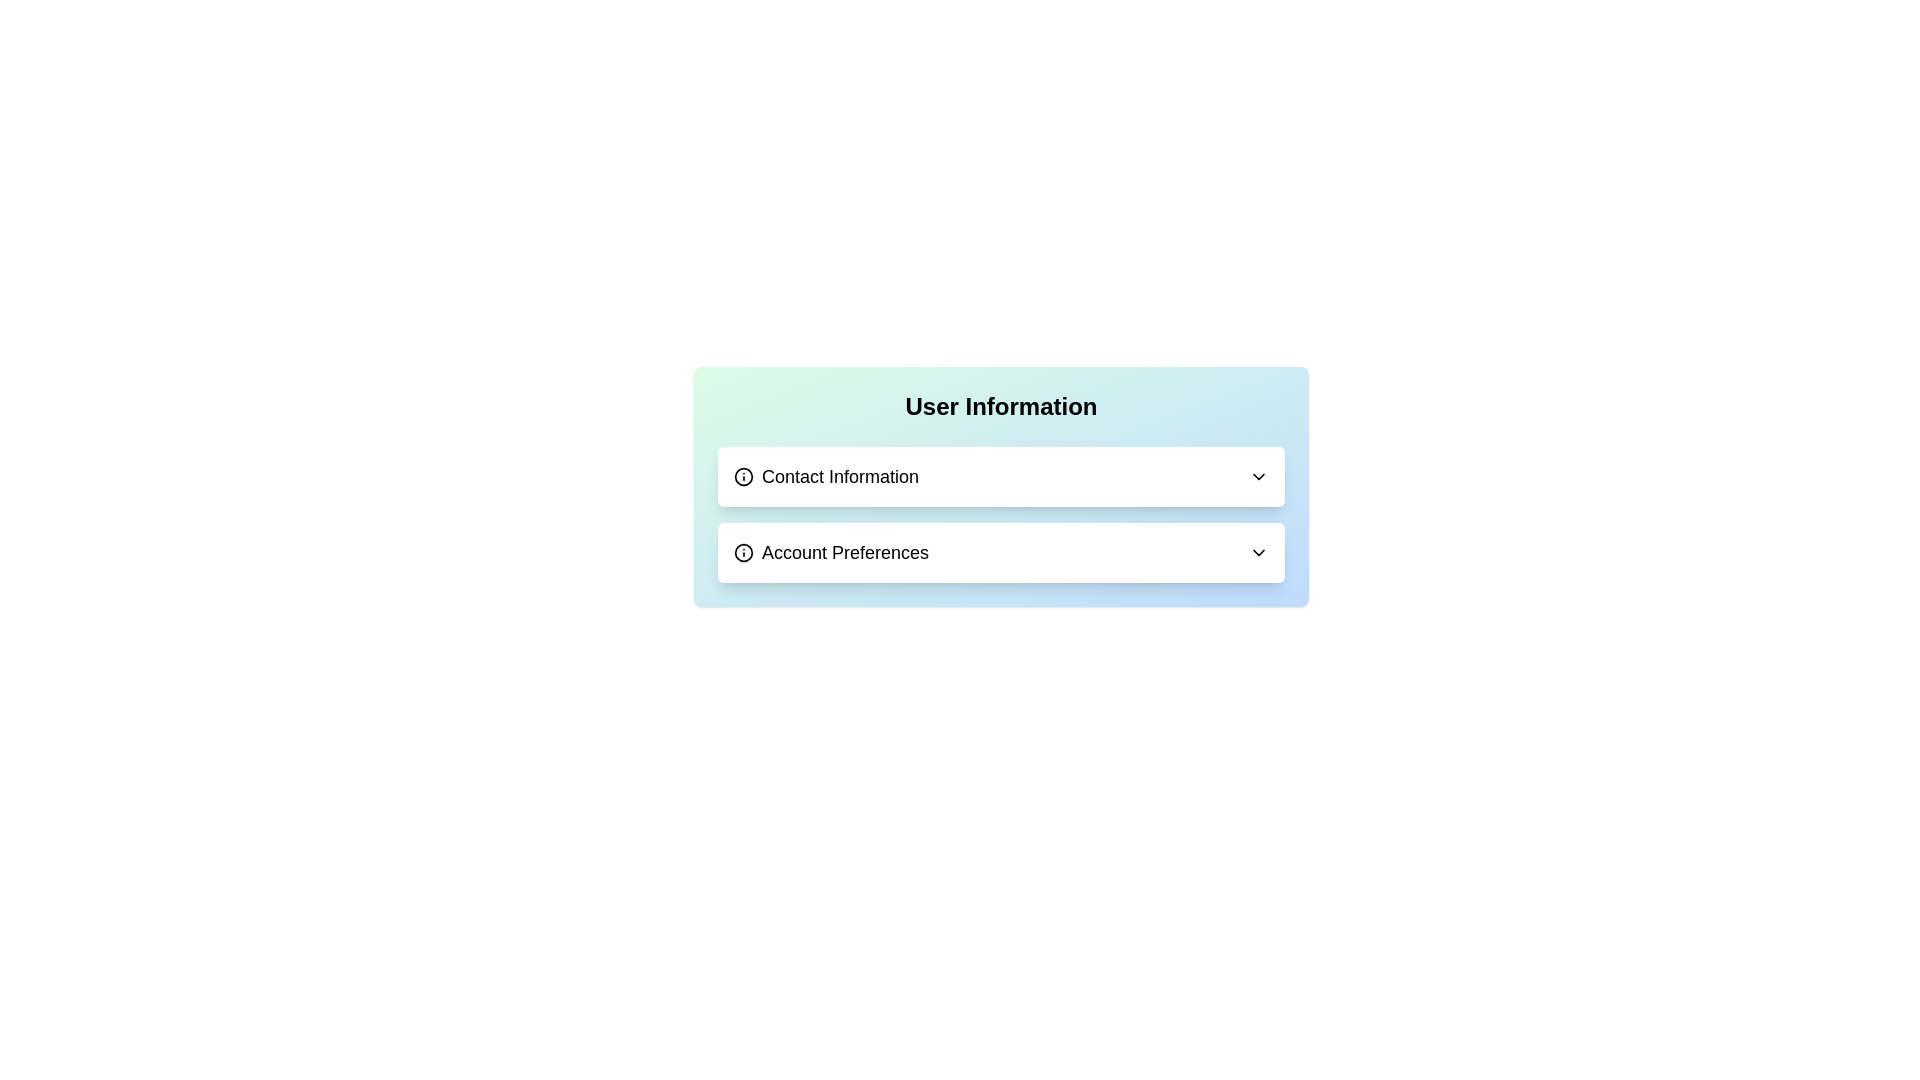 This screenshot has width=1920, height=1080. Describe the element at coordinates (743, 477) in the screenshot. I see `the Circle Icon located to the left of the 'Contact Information' label, which indicates alert or category context` at that location.